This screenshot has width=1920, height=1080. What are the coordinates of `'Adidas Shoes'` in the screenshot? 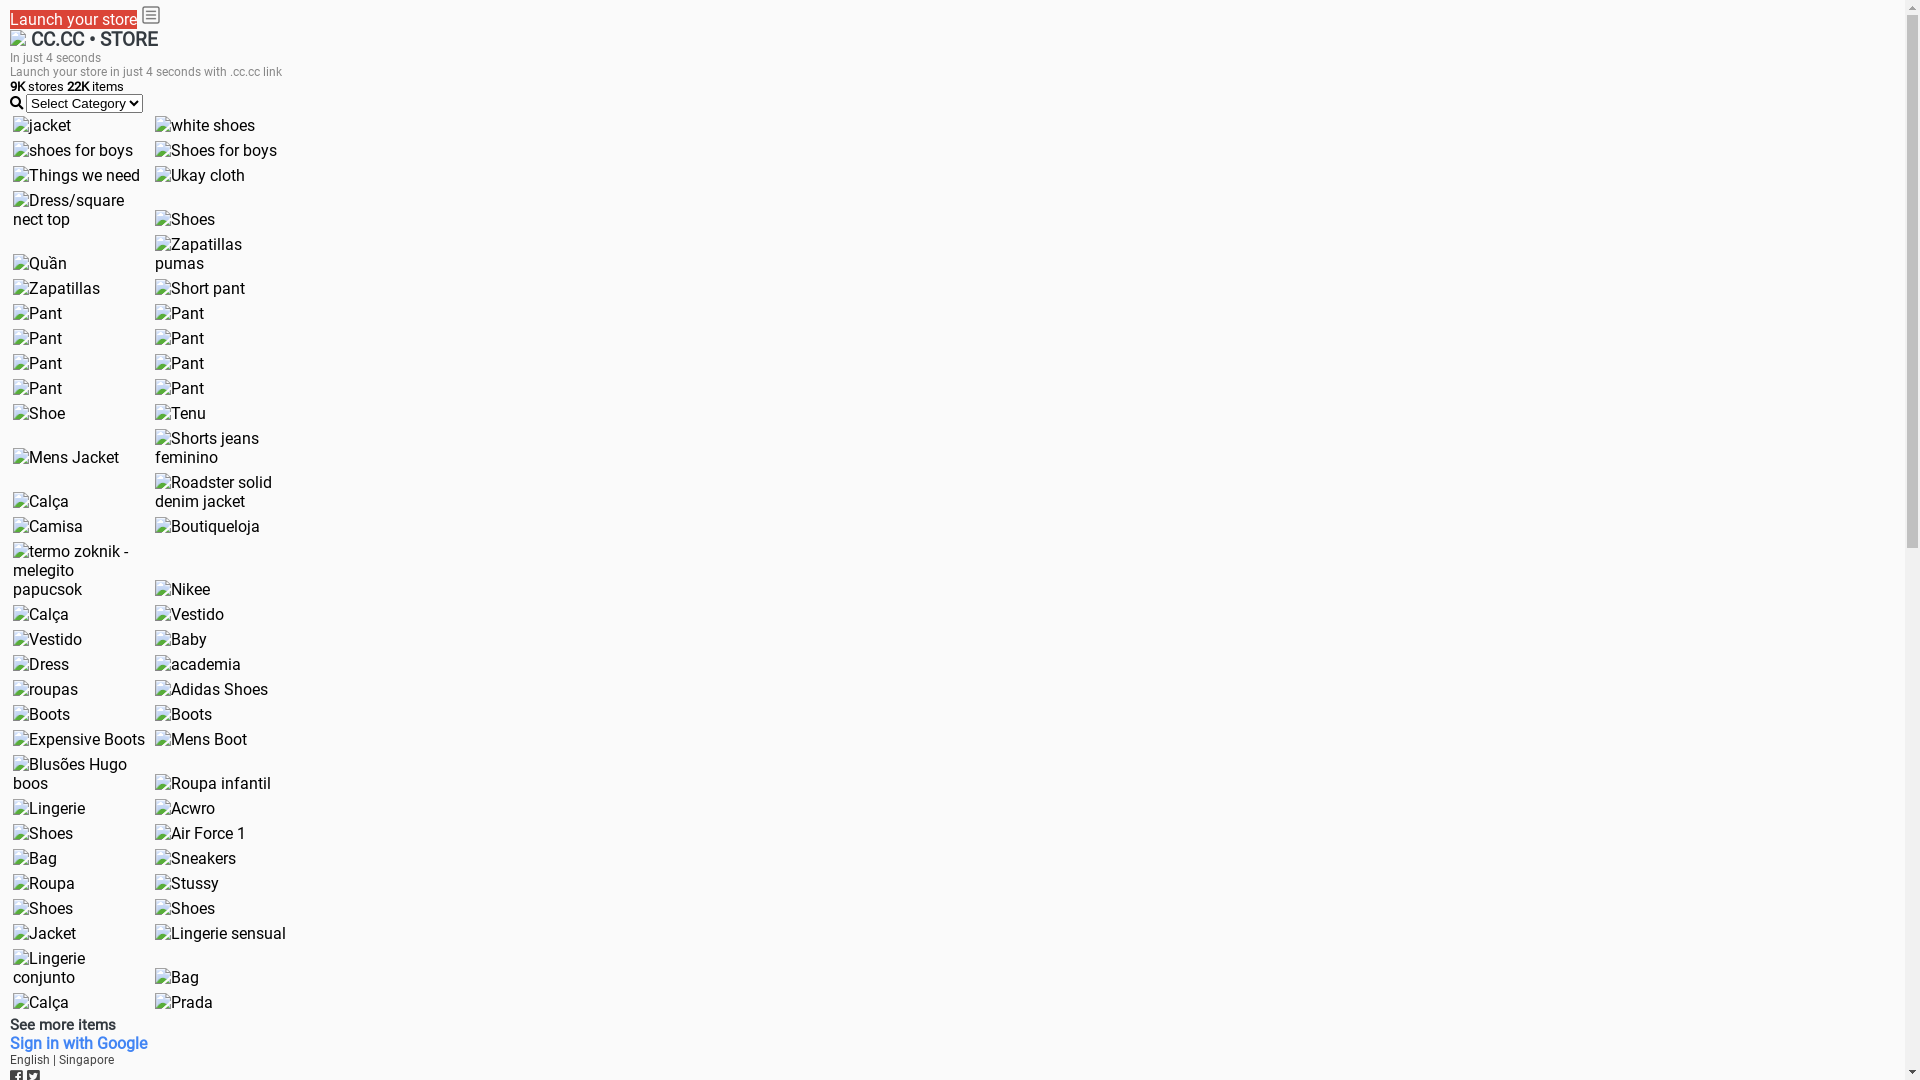 It's located at (211, 688).